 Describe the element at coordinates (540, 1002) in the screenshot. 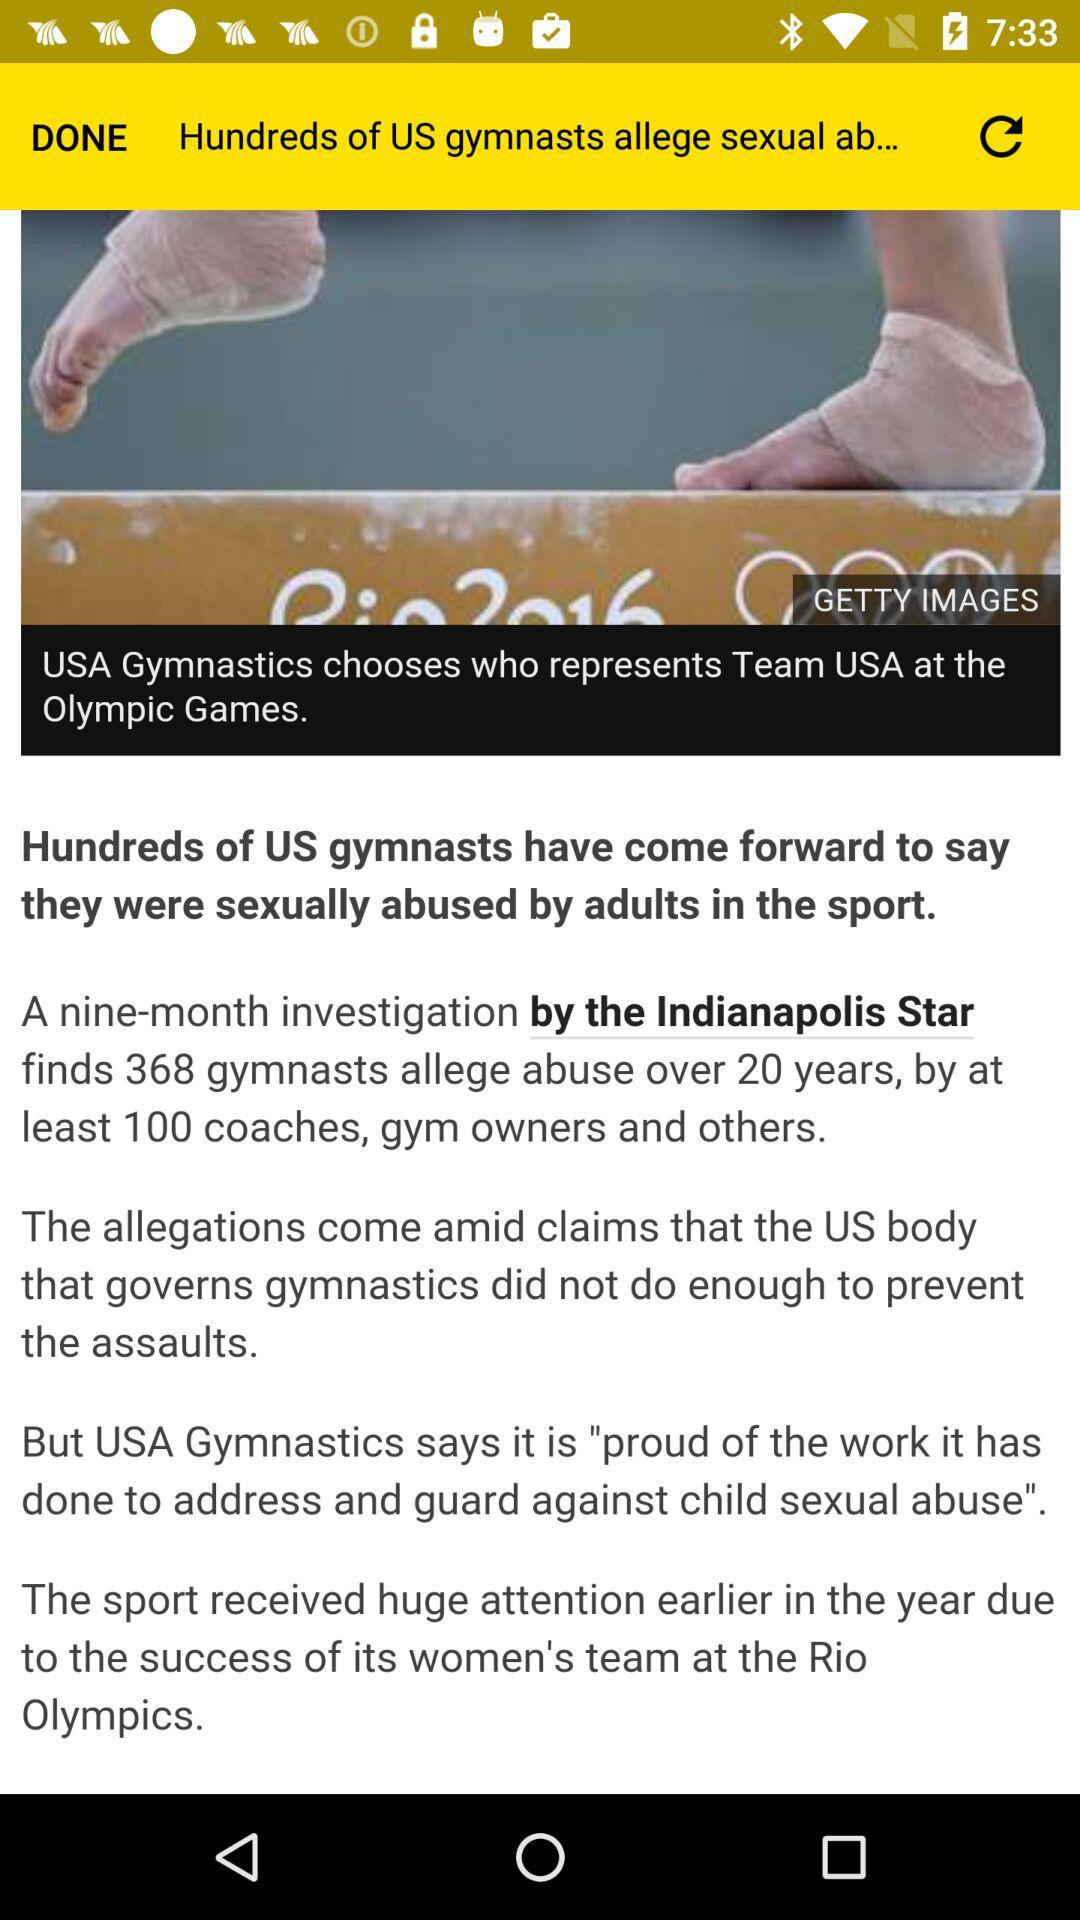

I see `article` at that location.